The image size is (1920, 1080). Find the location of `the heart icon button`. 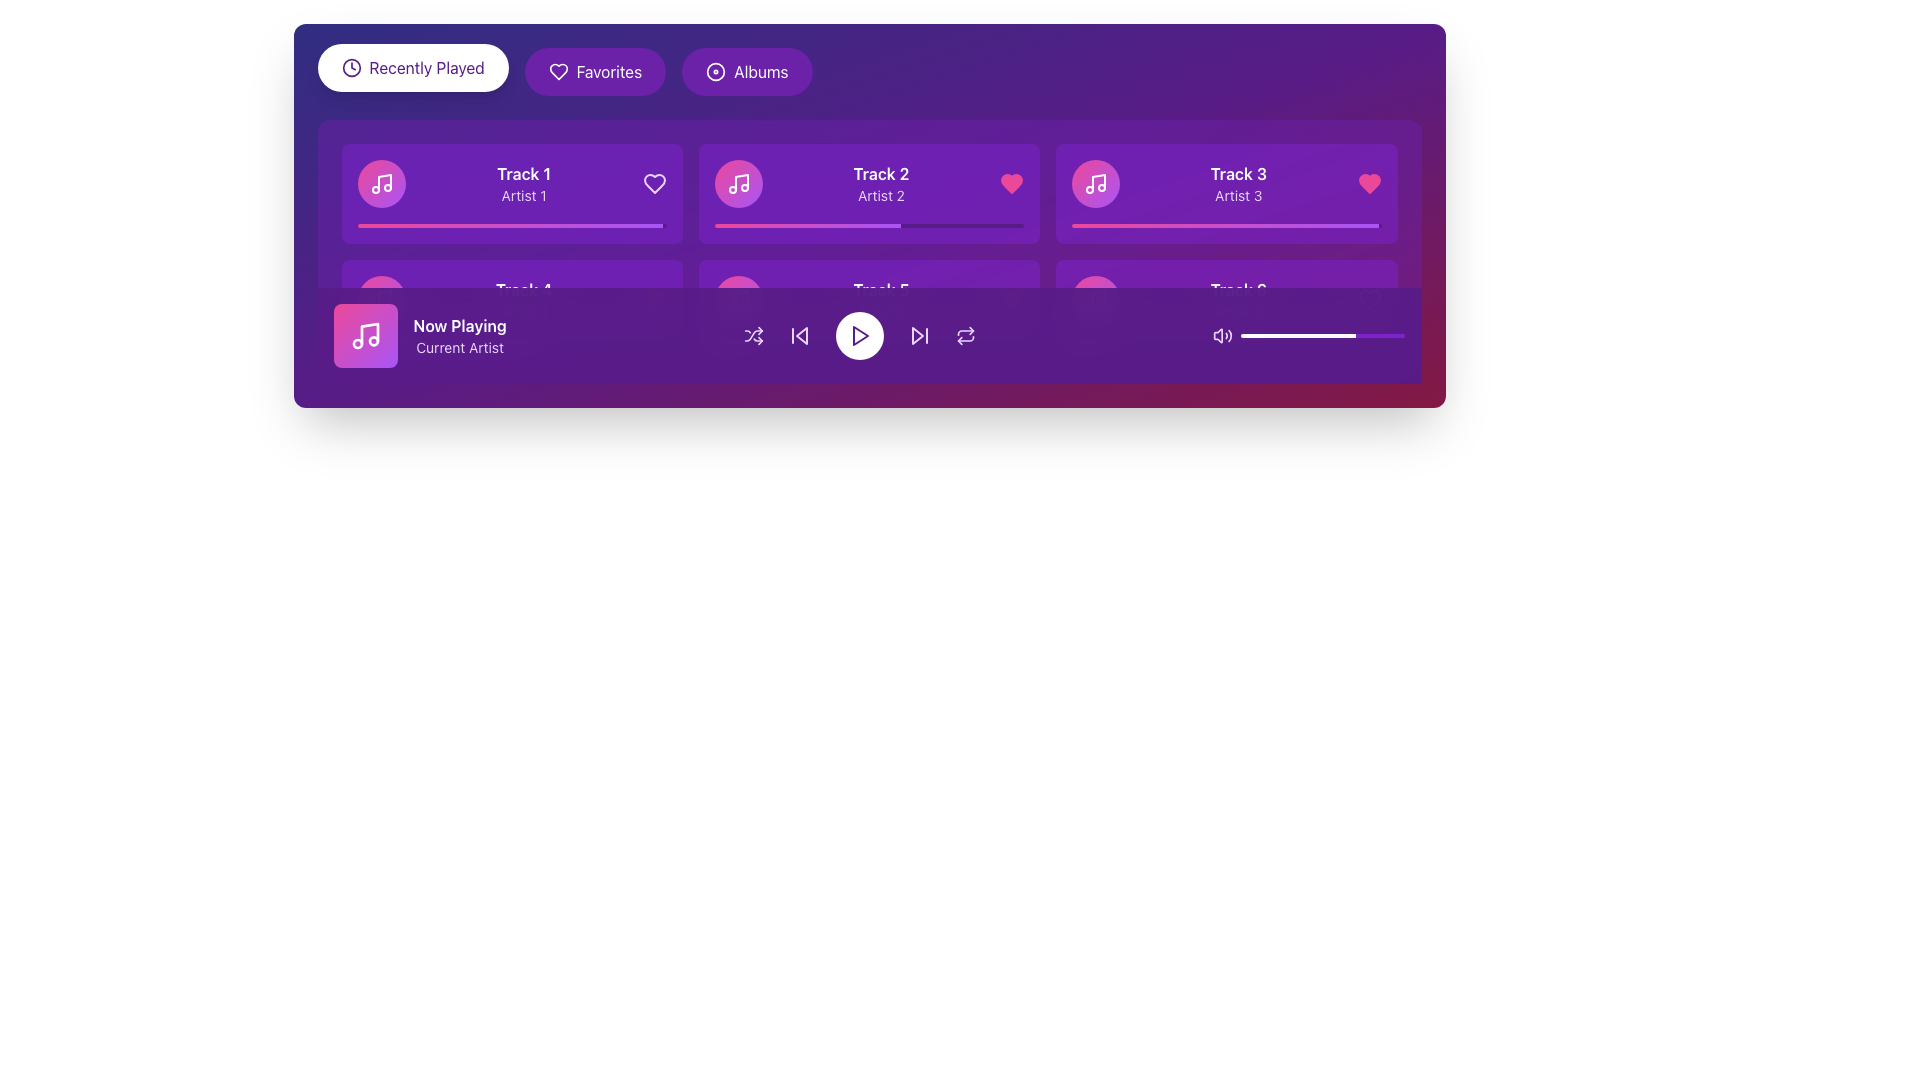

the heart icon button is located at coordinates (1368, 184).